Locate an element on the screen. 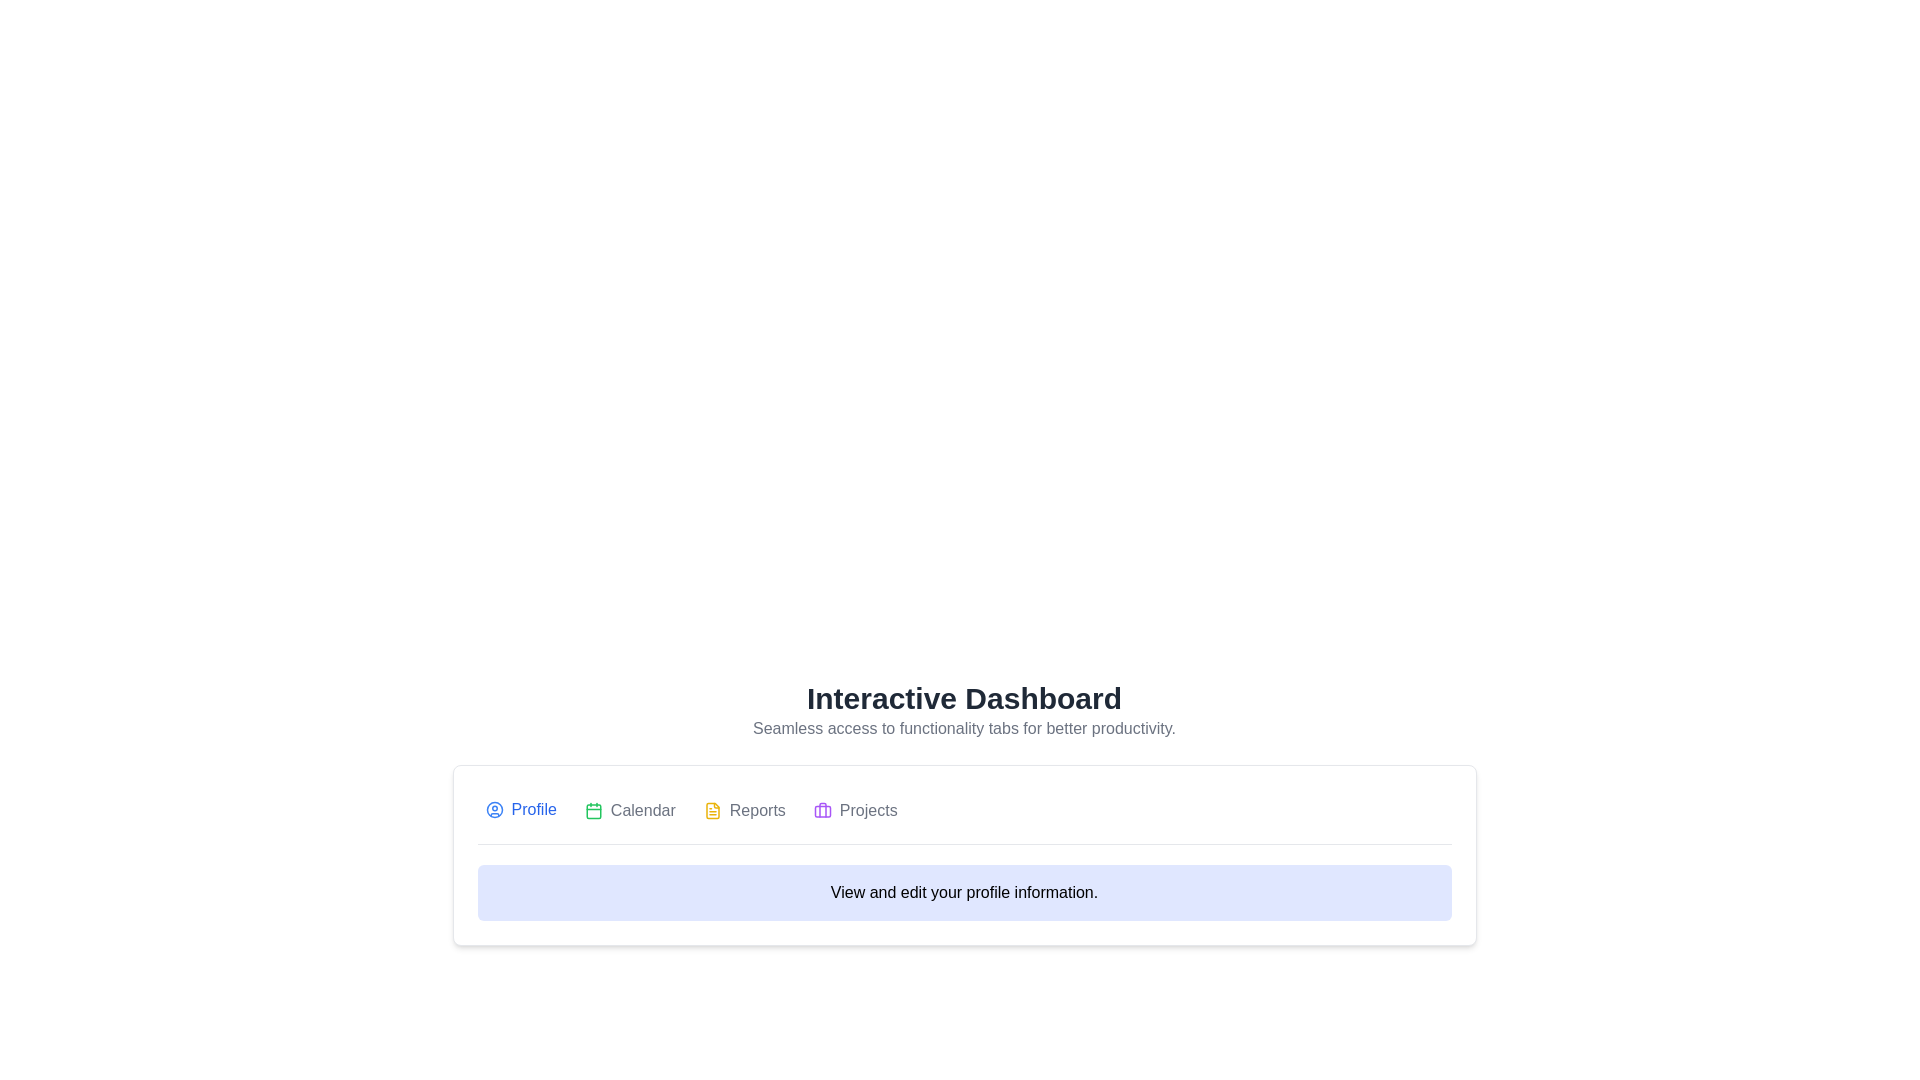  the circular profile icon with blue tones located in the top-left corner of the horizontal menu structure, which includes links such as 'Profile' and 'Calendar' is located at coordinates (494, 810).